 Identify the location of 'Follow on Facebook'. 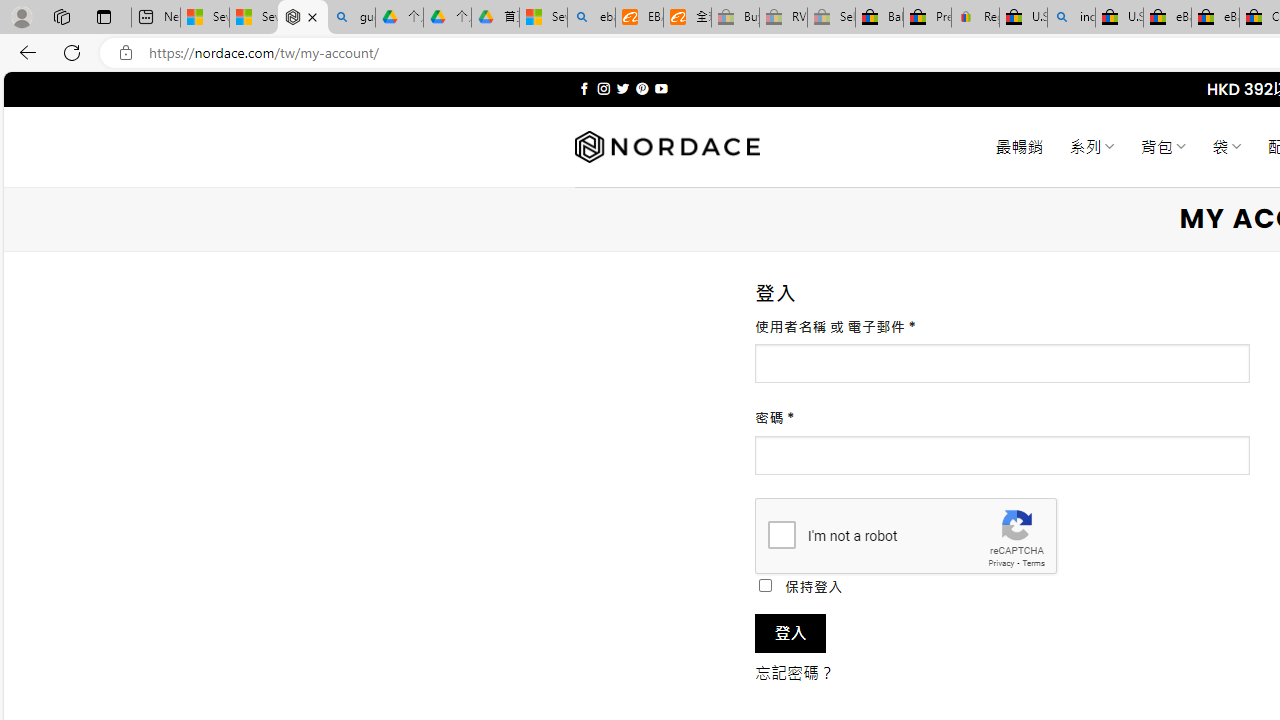
(583, 88).